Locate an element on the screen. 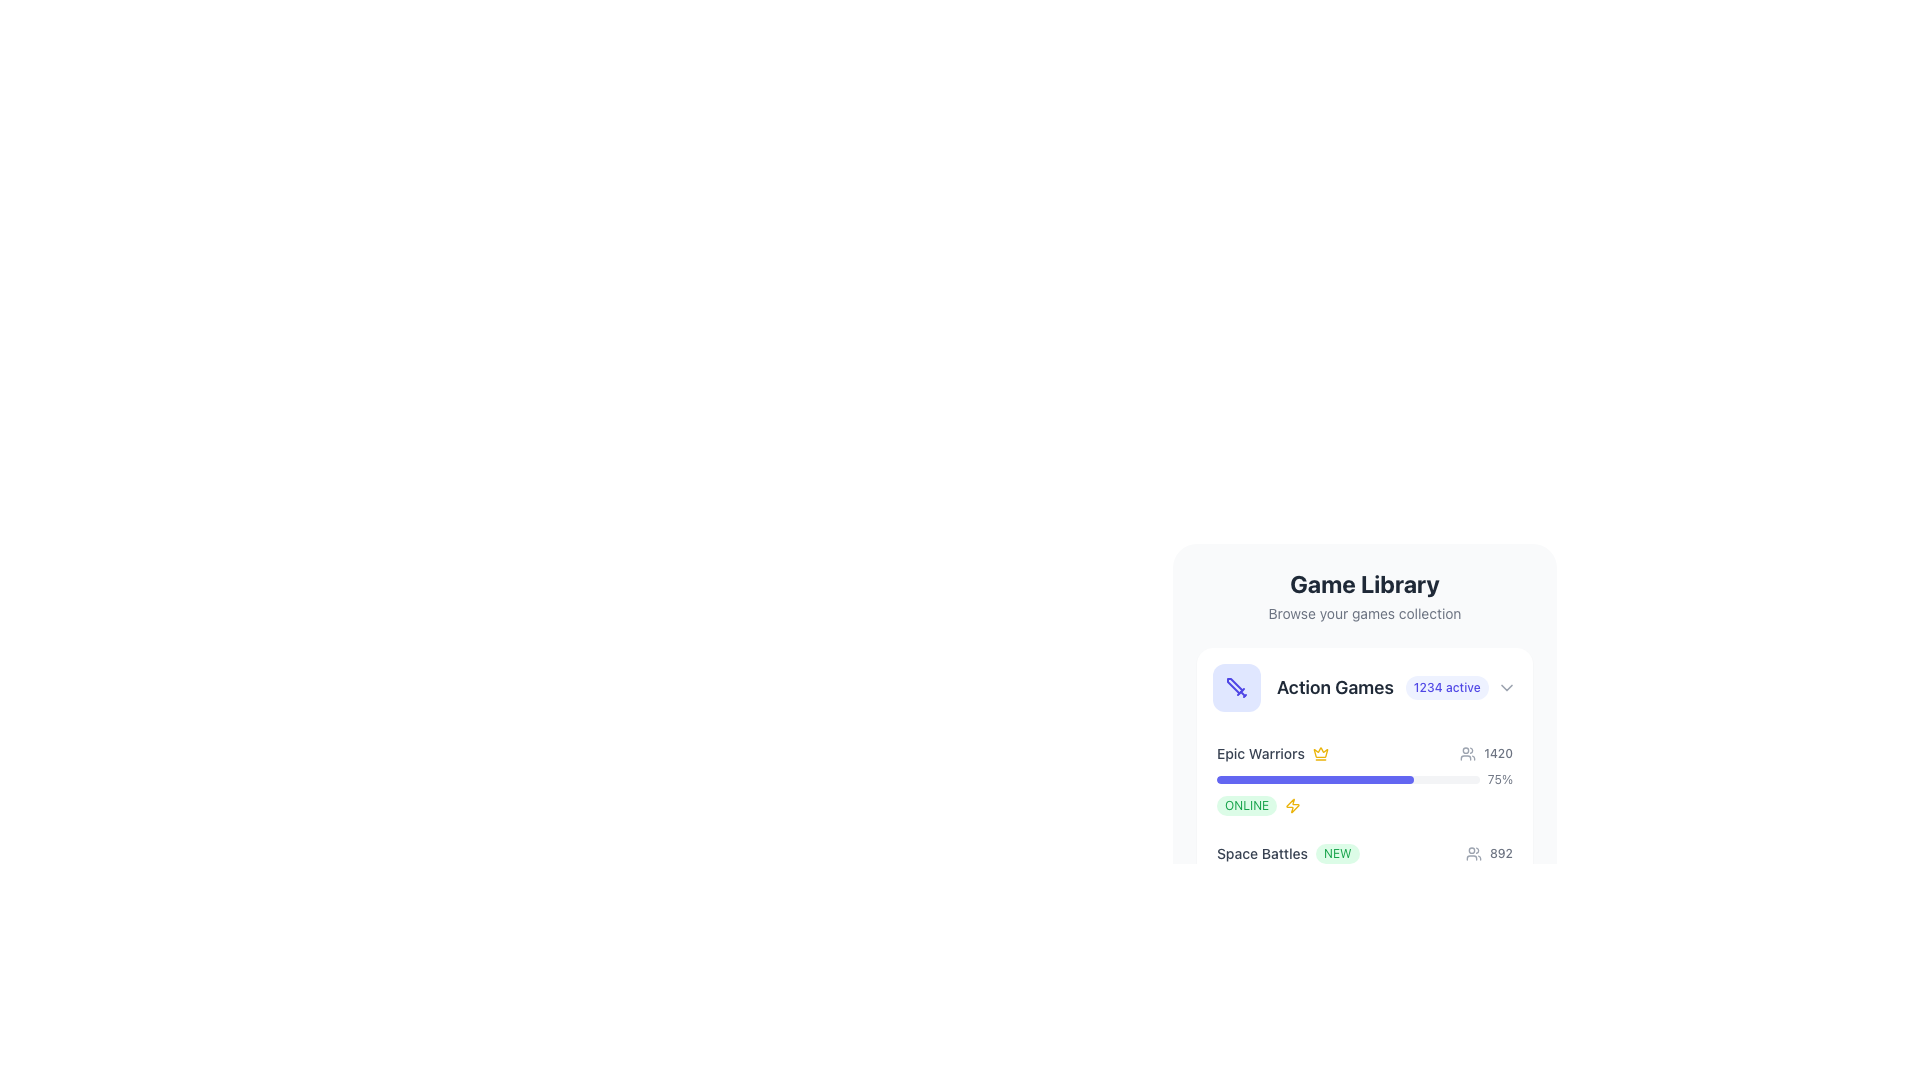 This screenshot has width=1920, height=1080. the lightning bolt icon, which indicates a premium or high-energy status for the game 'Epic Warriors', located directly to the right of the 'ONLINE' green badge in the game library section is located at coordinates (1293, 805).